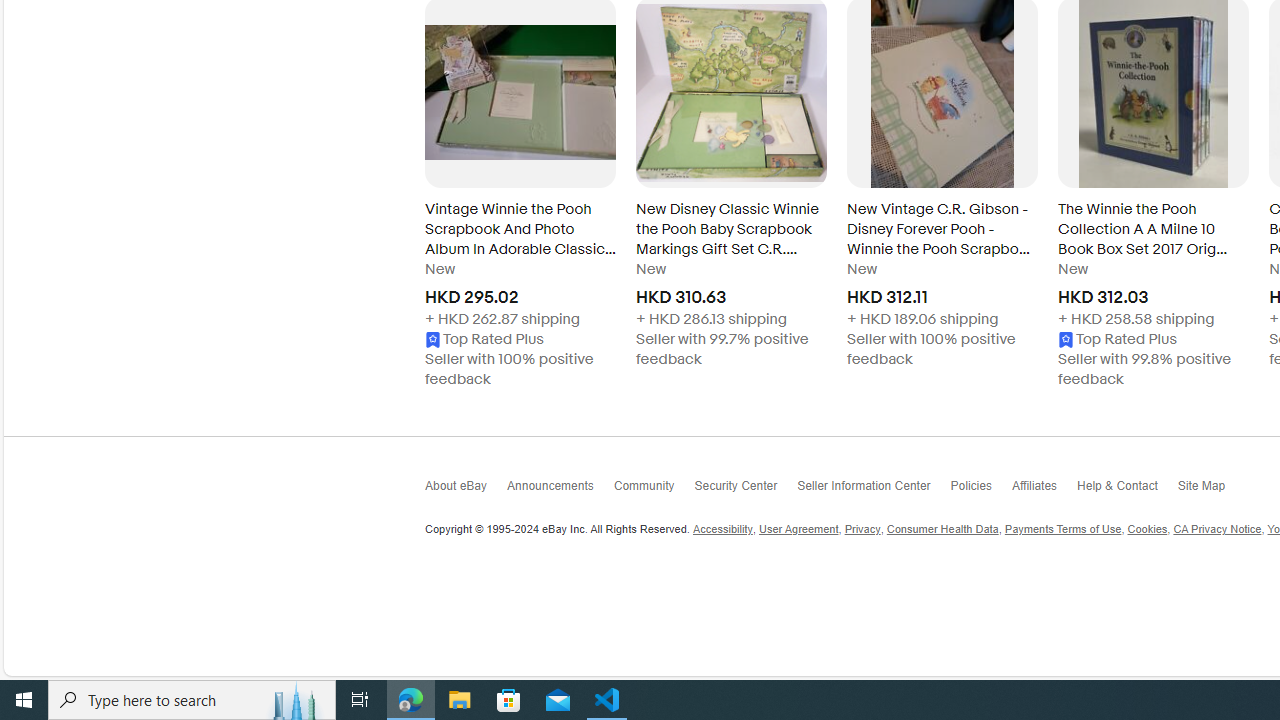 The height and width of the screenshot is (720, 1280). I want to click on 'CA Privacy Notice', so click(1216, 528).